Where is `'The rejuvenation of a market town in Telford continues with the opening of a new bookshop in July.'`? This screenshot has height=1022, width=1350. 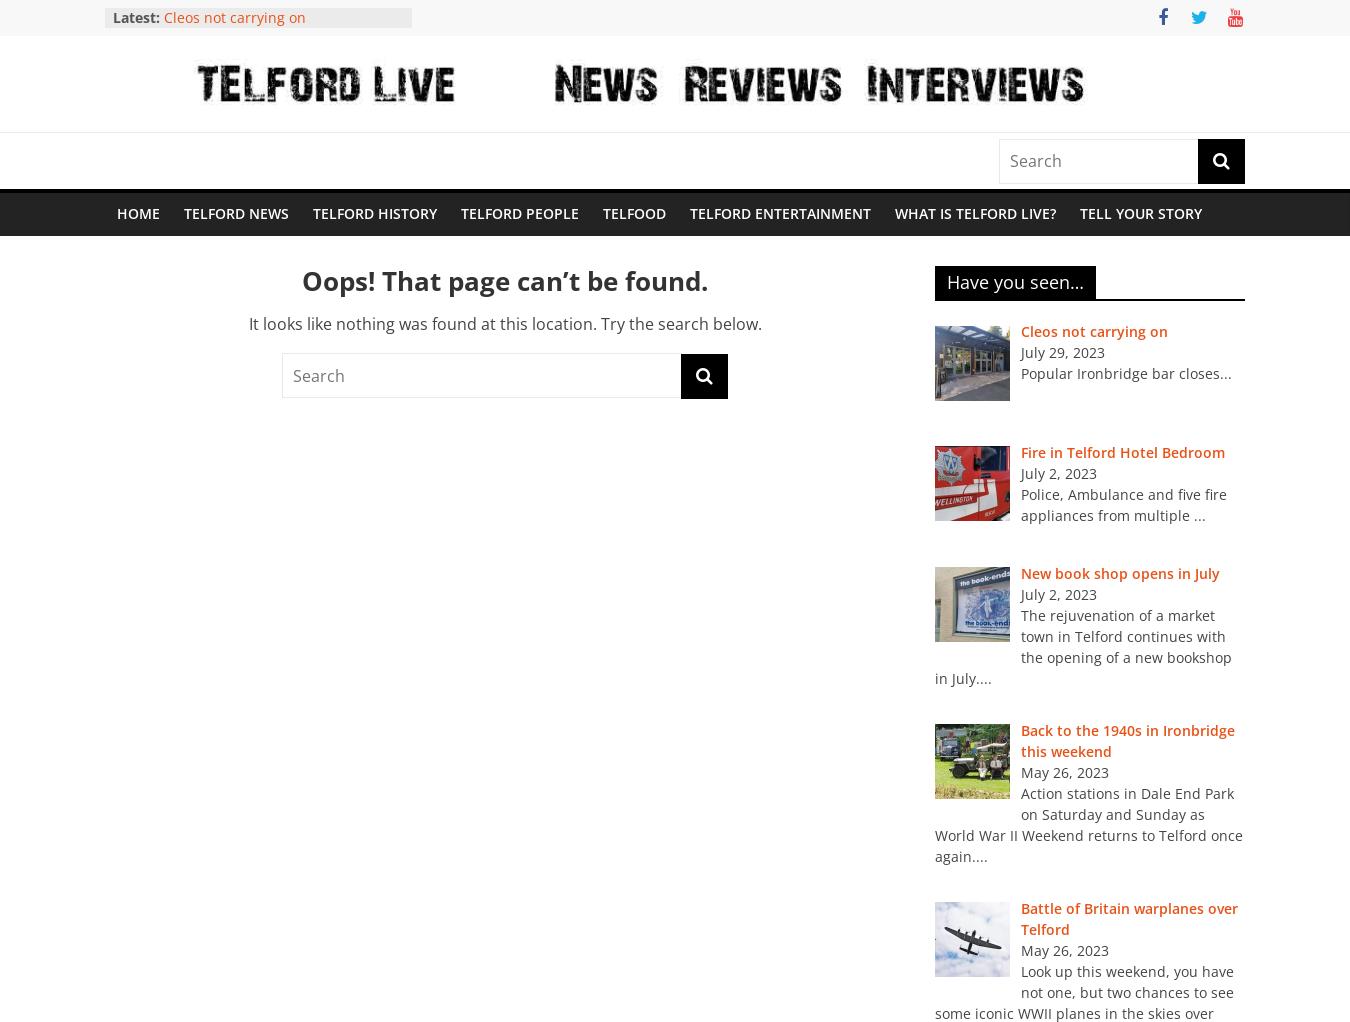
'The rejuvenation of a market town in Telford continues with the opening of a new bookshop in July.' is located at coordinates (1082, 646).